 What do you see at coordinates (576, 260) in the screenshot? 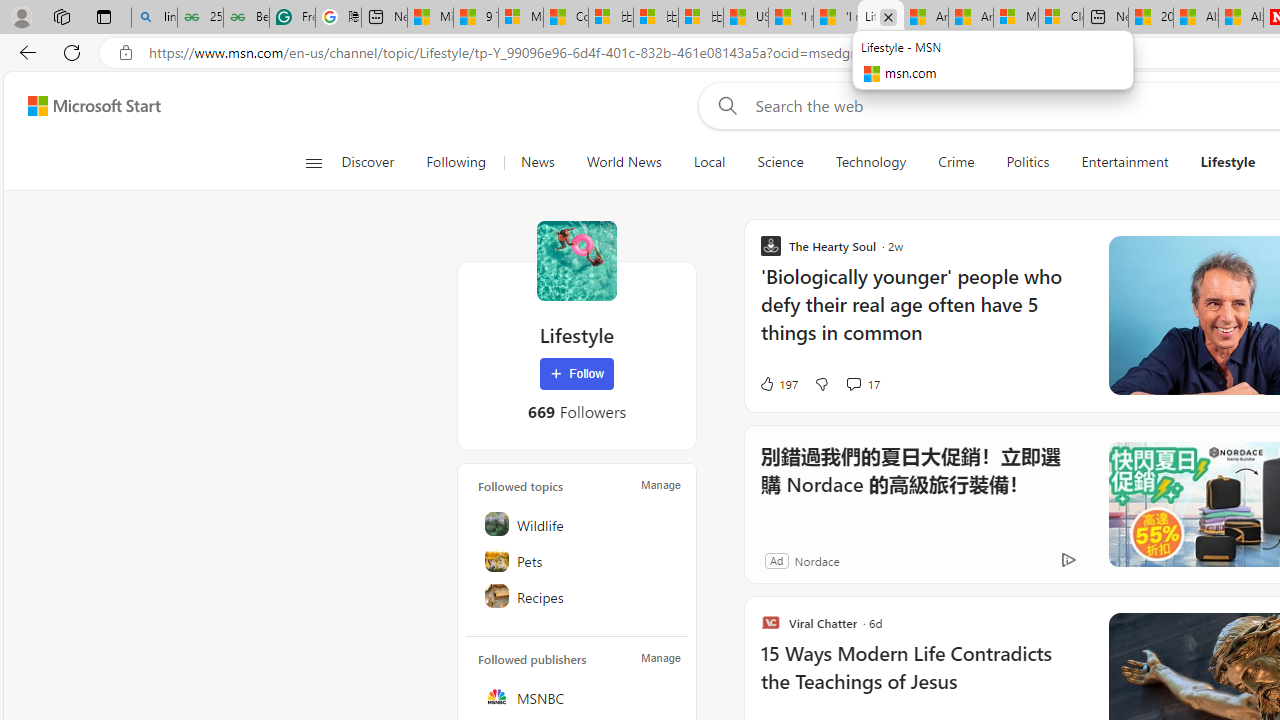
I see `'Lifestyle'` at bounding box center [576, 260].